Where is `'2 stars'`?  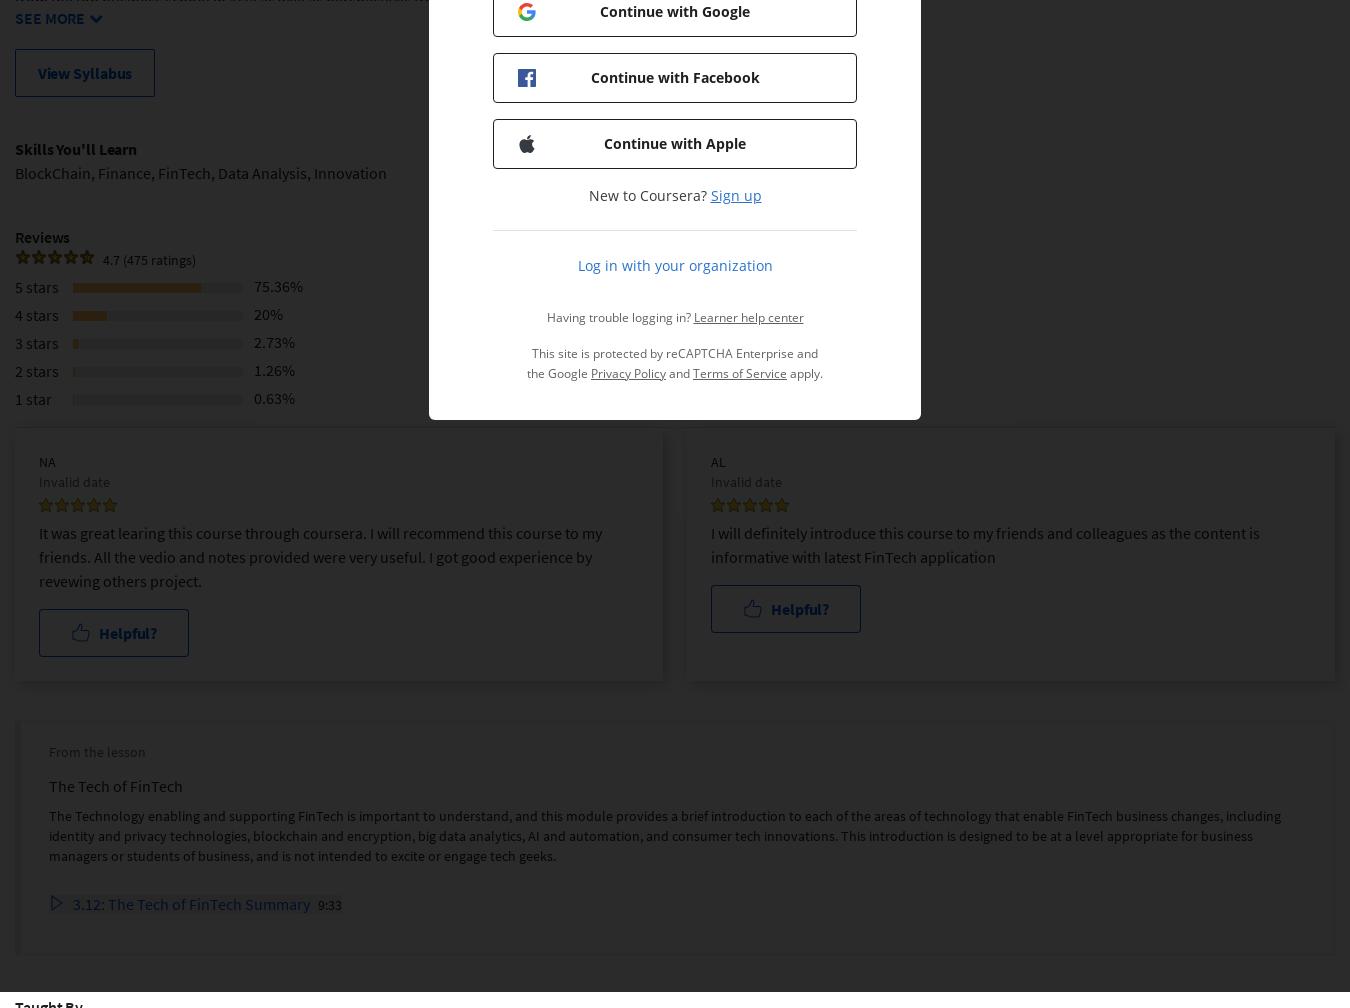
'2 stars' is located at coordinates (35, 370).